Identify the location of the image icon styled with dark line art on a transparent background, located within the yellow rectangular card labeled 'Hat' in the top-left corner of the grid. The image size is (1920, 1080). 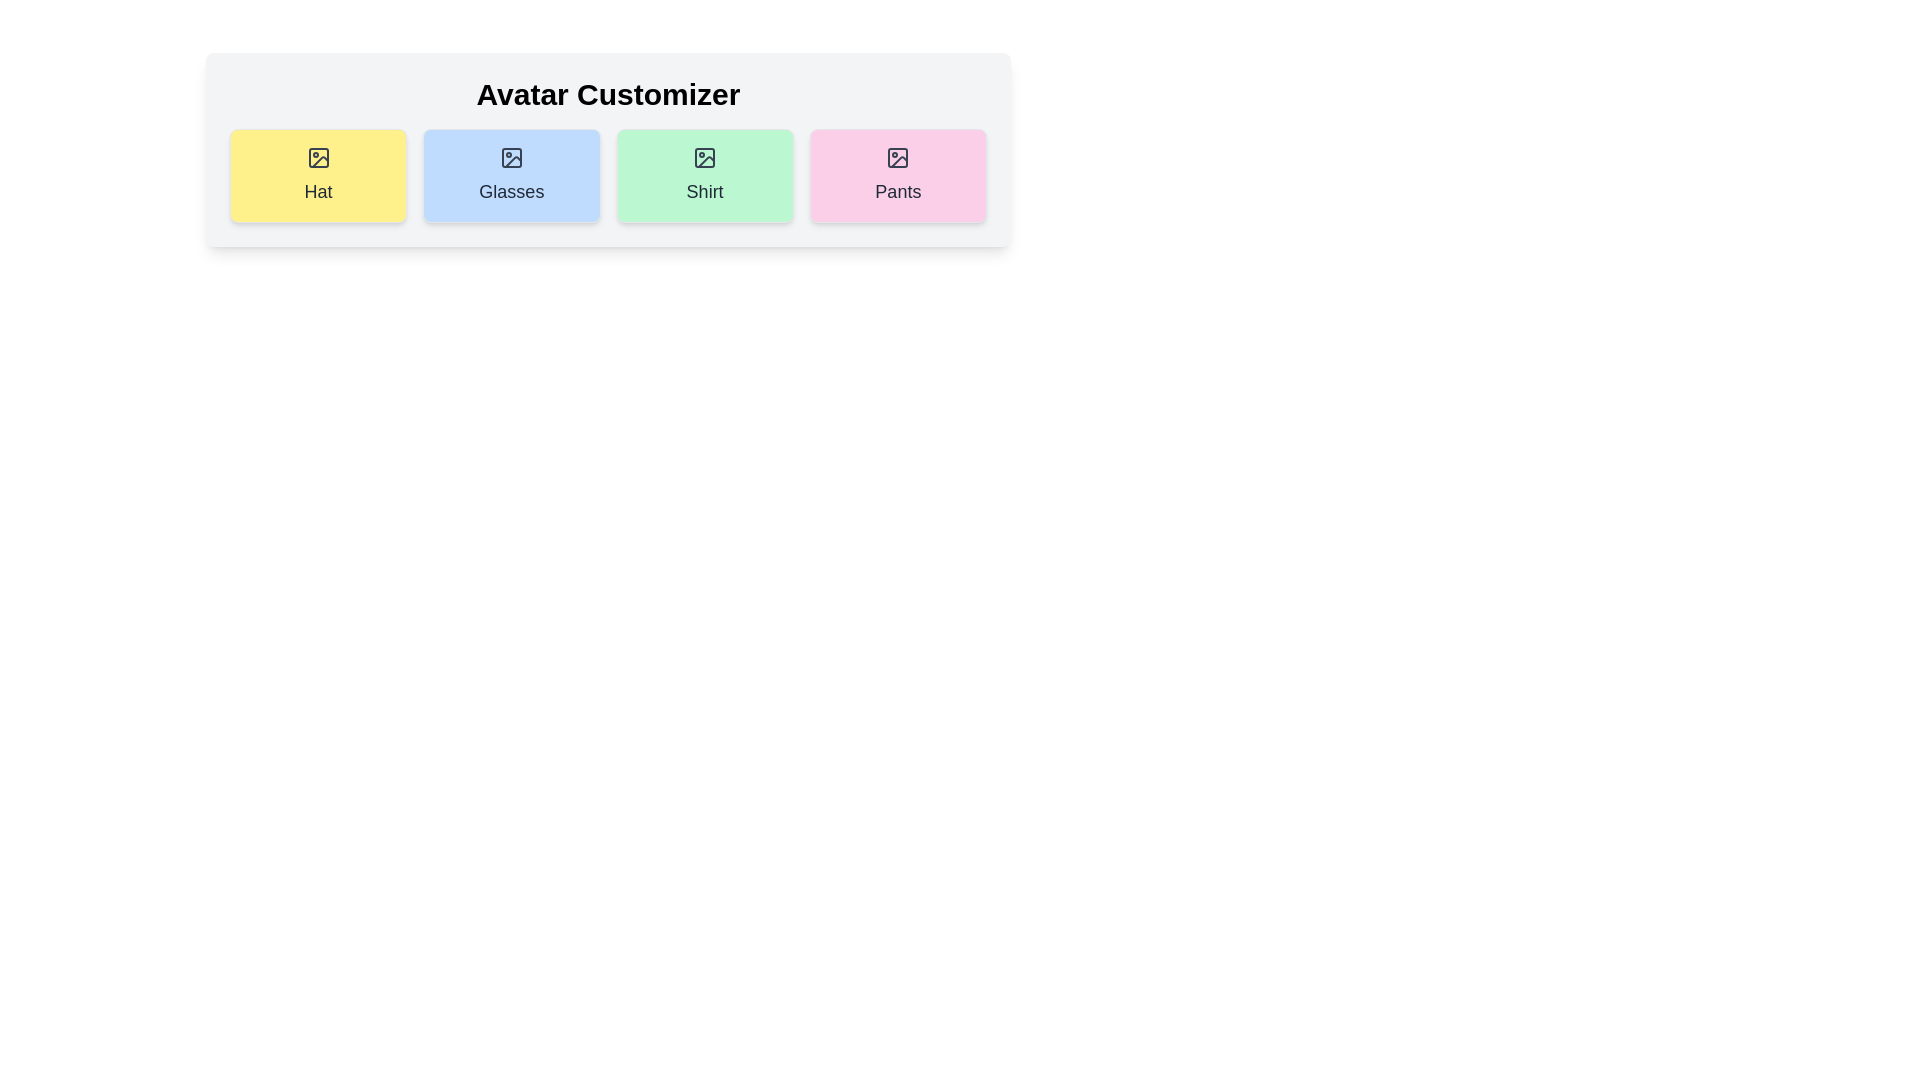
(317, 157).